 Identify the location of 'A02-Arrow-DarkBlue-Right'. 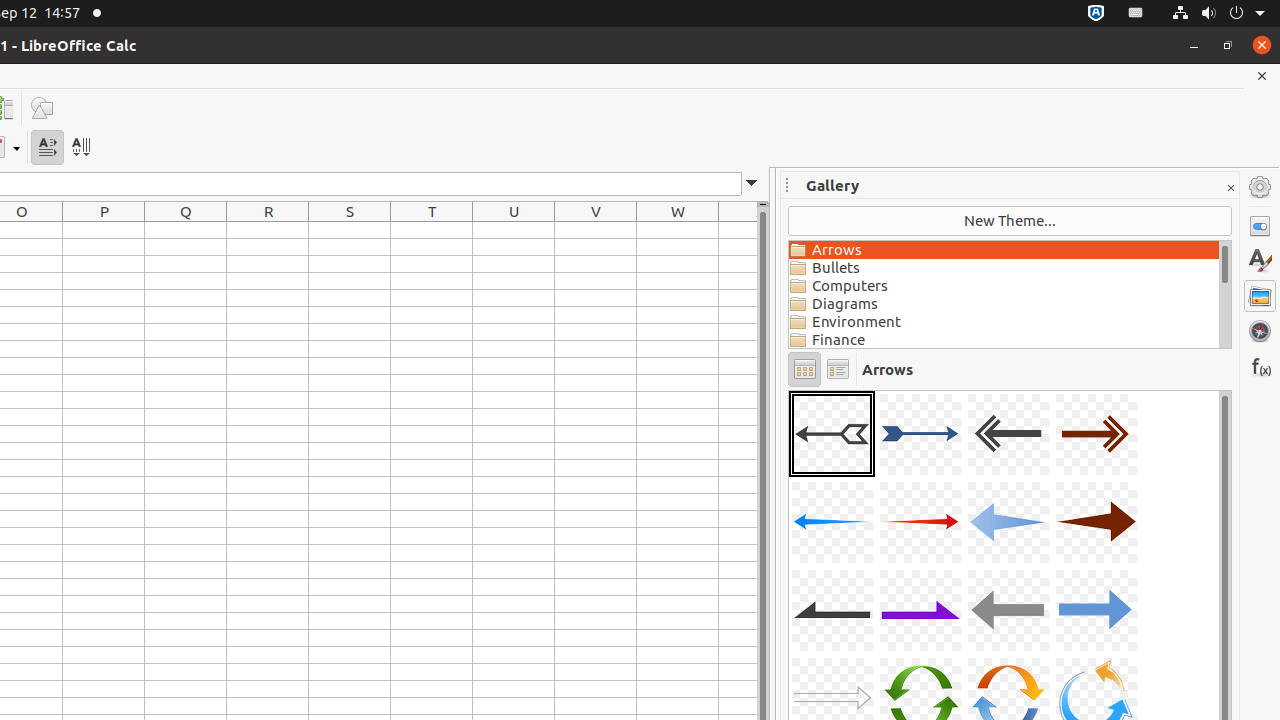
(919, 433).